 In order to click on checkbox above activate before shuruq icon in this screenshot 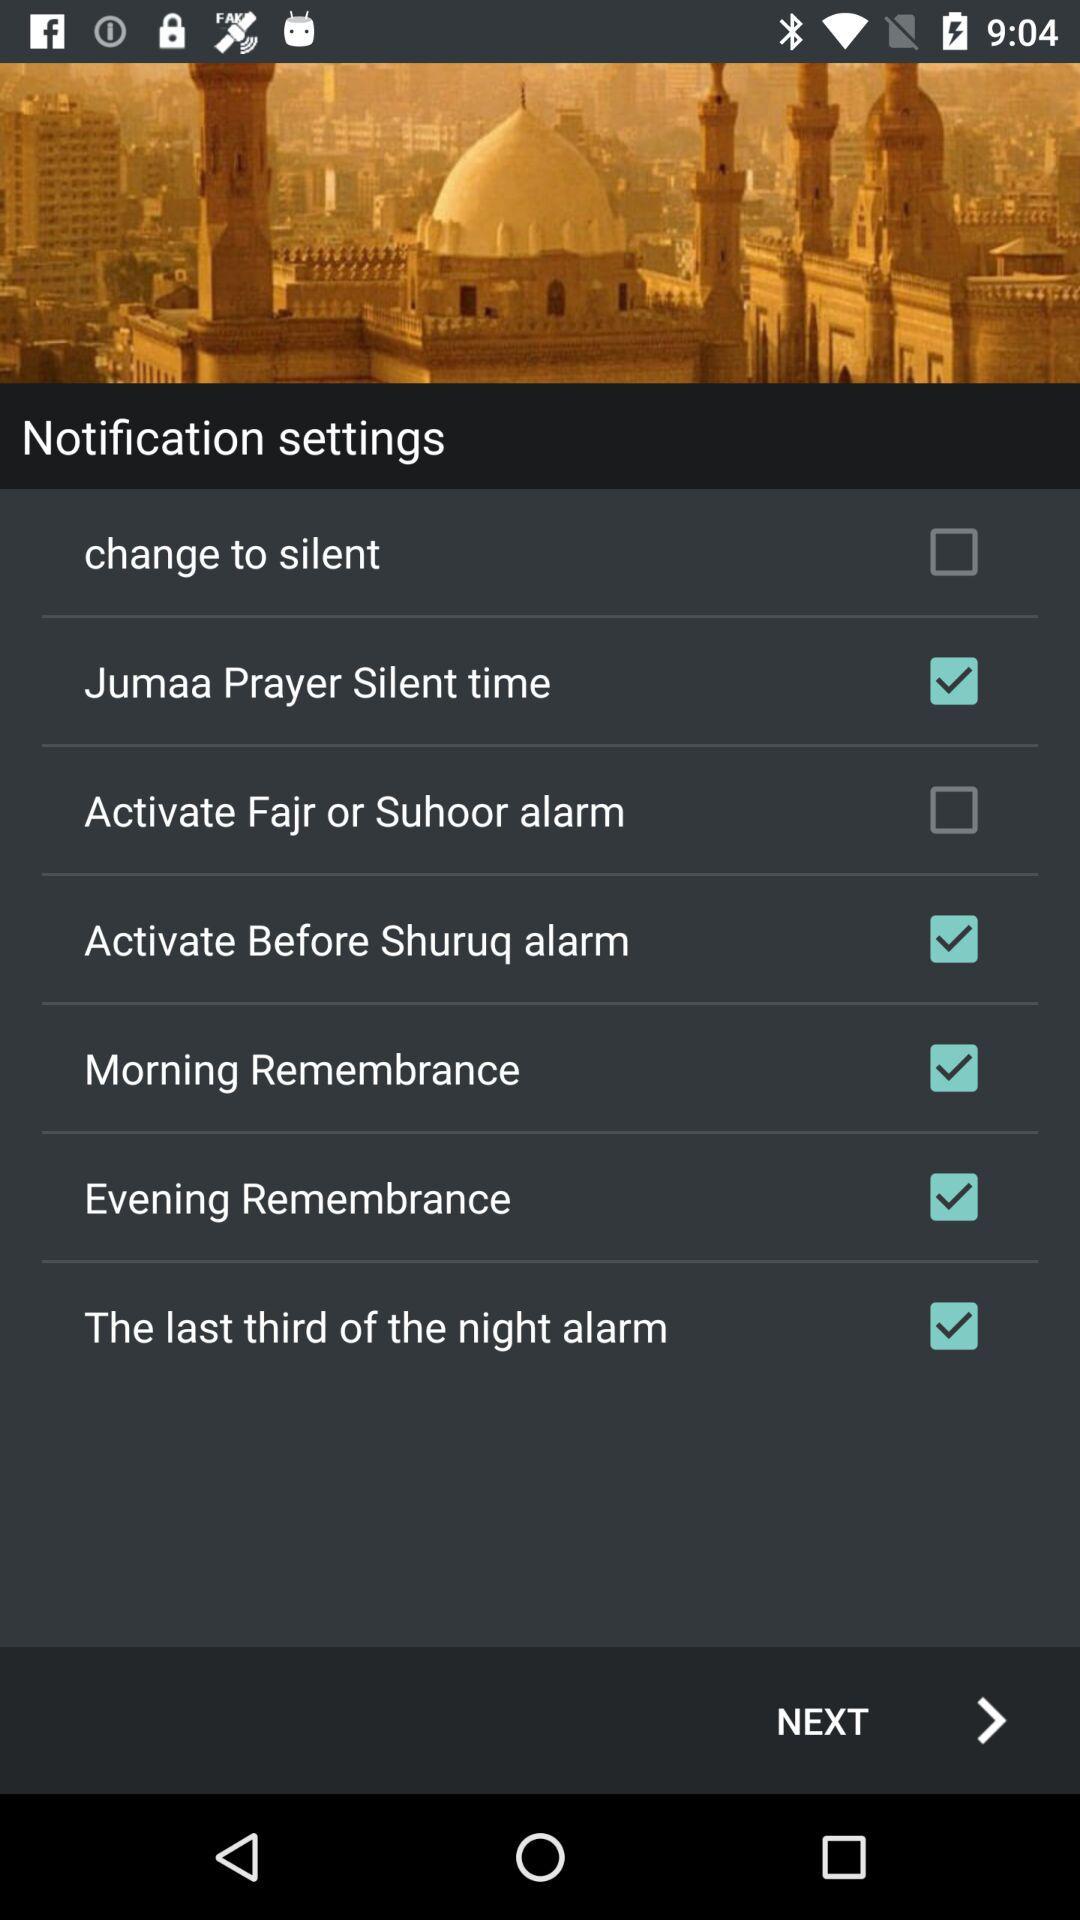, I will do `click(540, 810)`.